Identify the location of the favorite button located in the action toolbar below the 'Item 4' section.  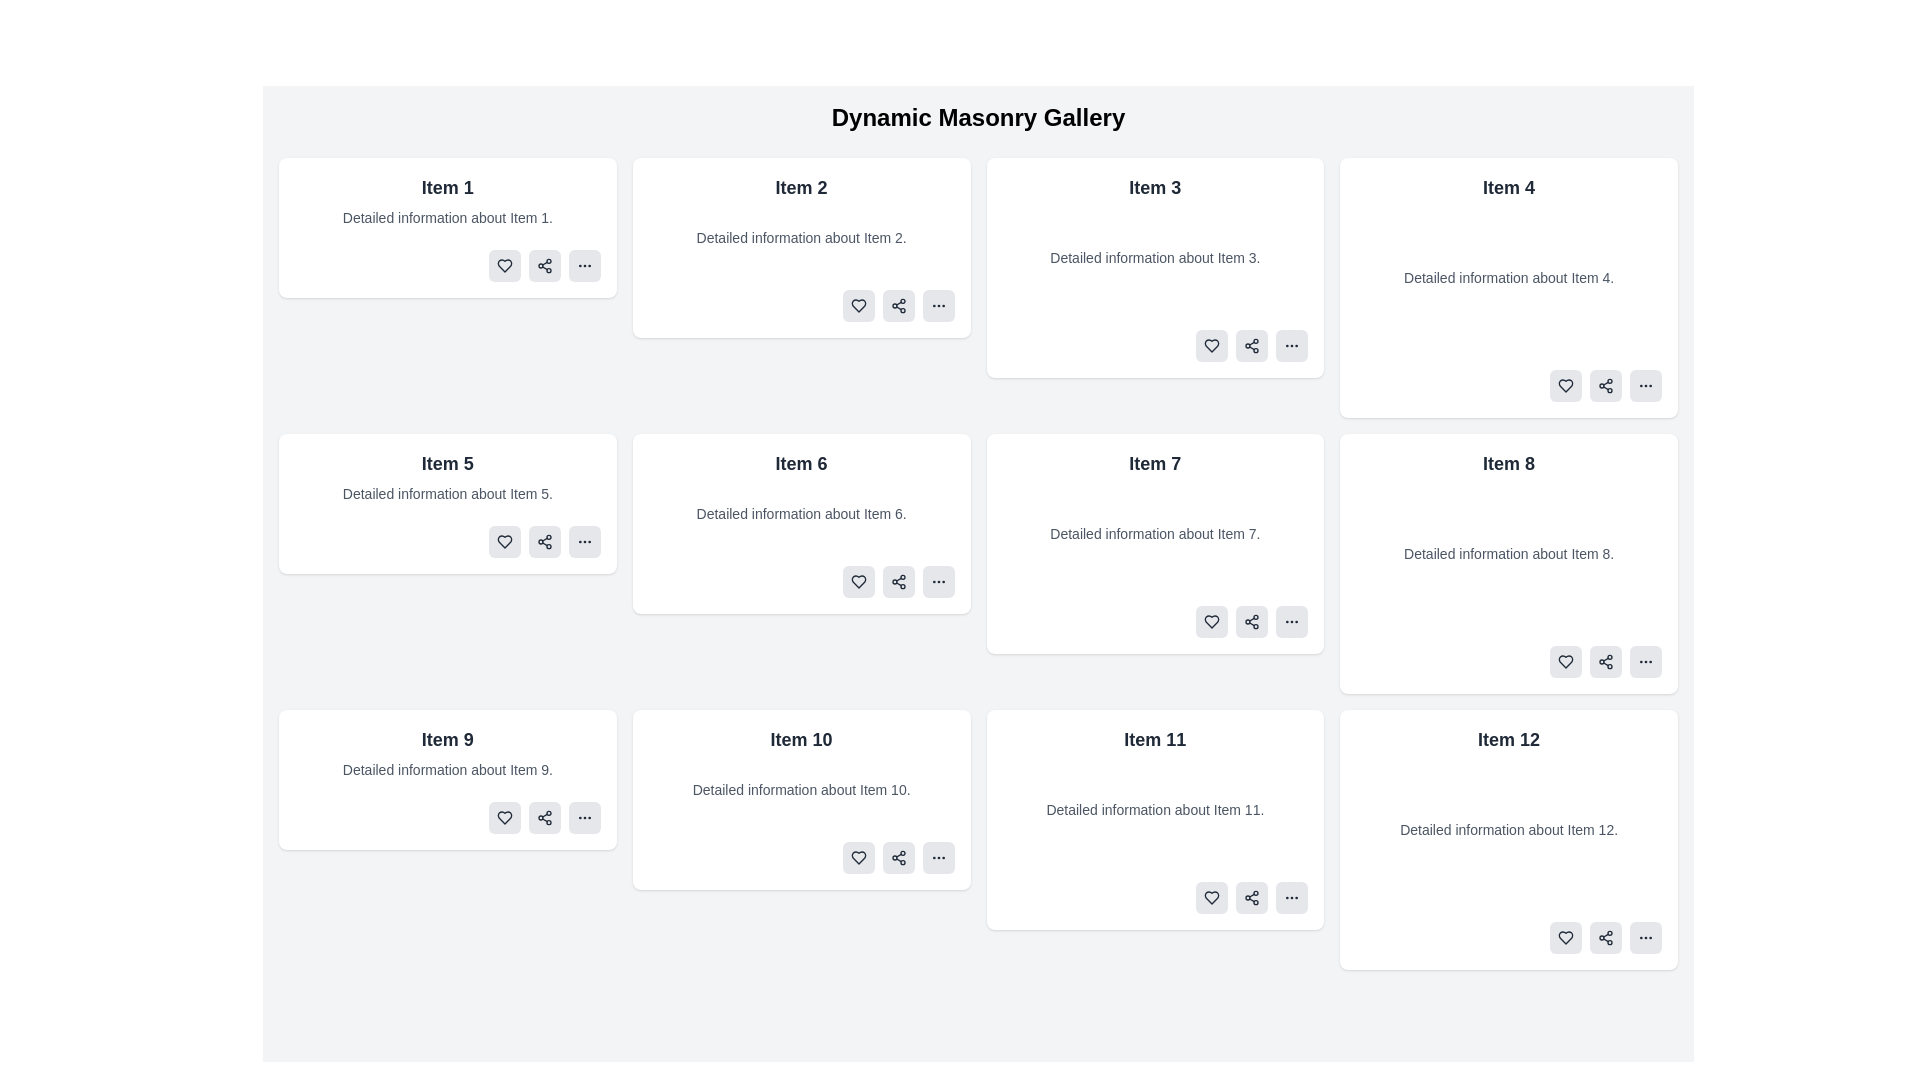
(1564, 385).